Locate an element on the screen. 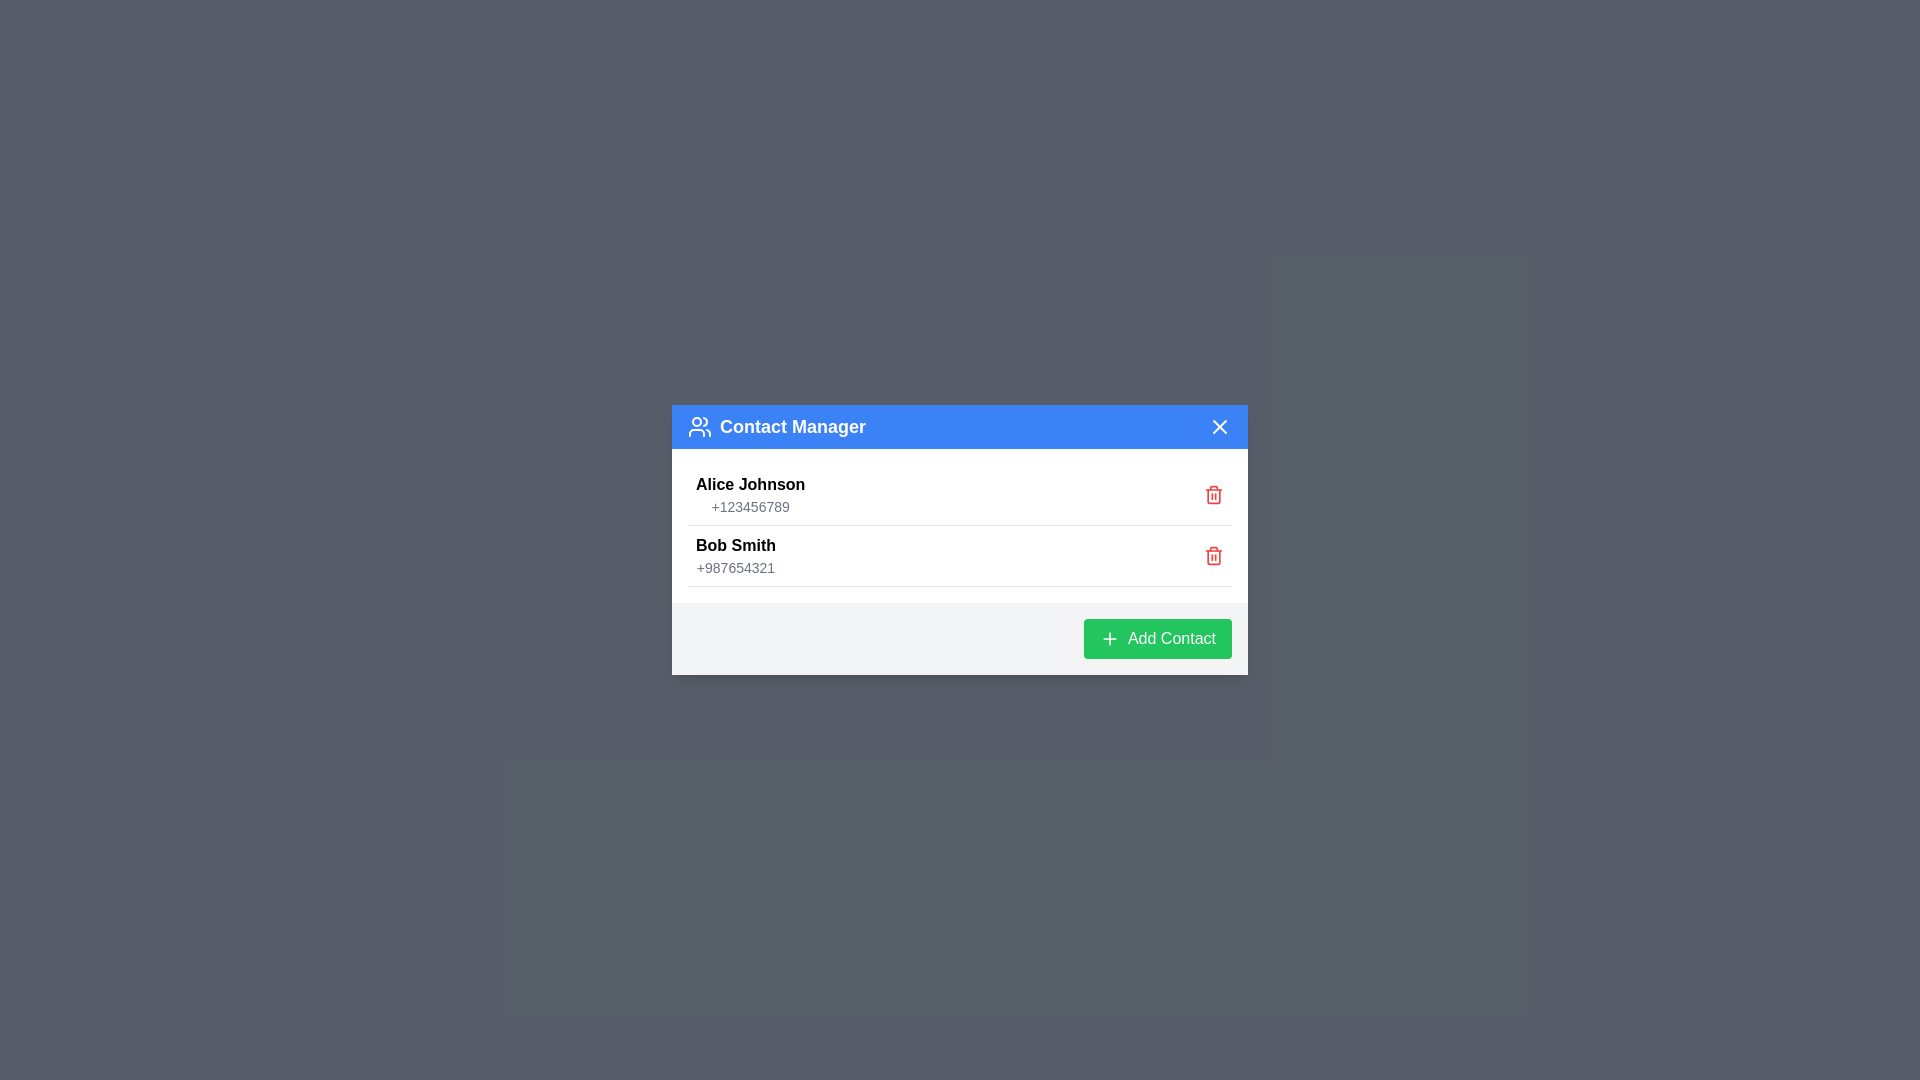 The width and height of the screenshot is (1920, 1080). the 'Add Contact' button to add a new contact is located at coordinates (1156, 639).